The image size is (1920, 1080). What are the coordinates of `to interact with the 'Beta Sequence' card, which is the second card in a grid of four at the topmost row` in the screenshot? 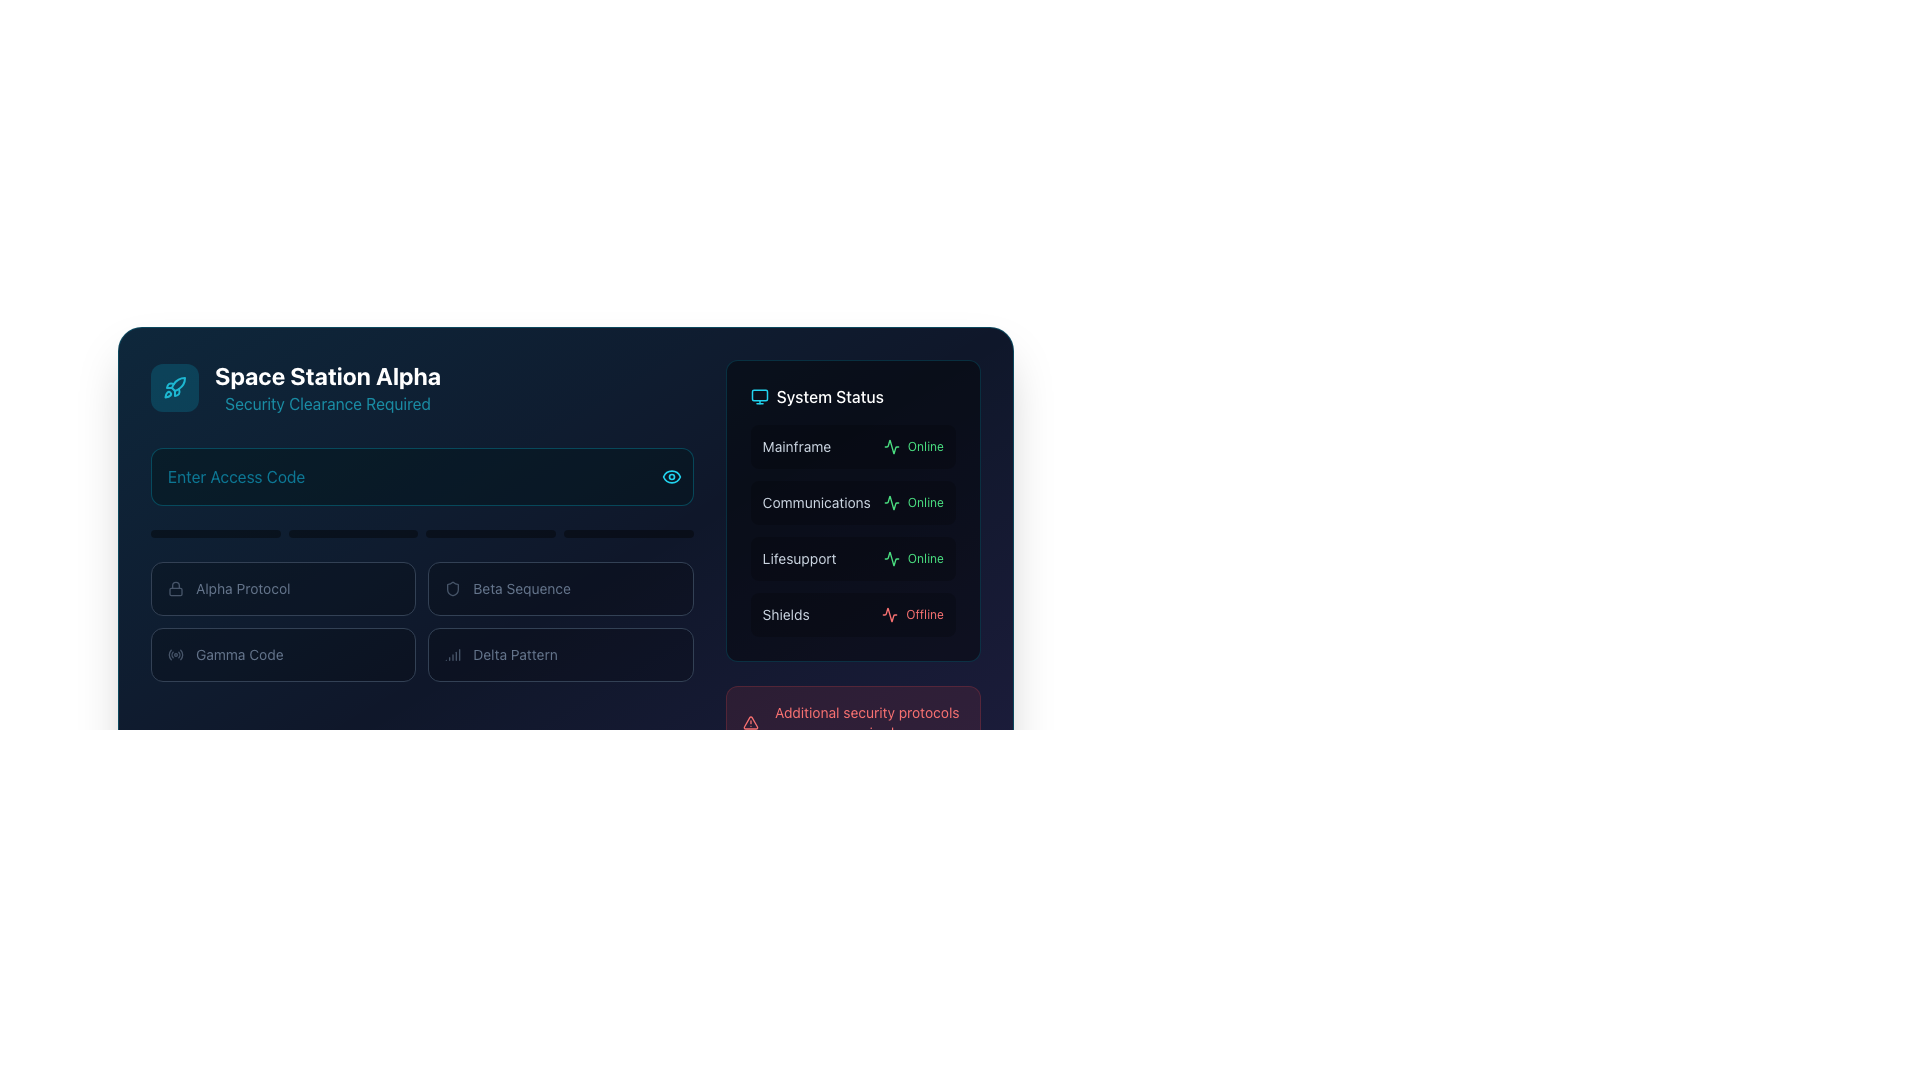 It's located at (565, 599).